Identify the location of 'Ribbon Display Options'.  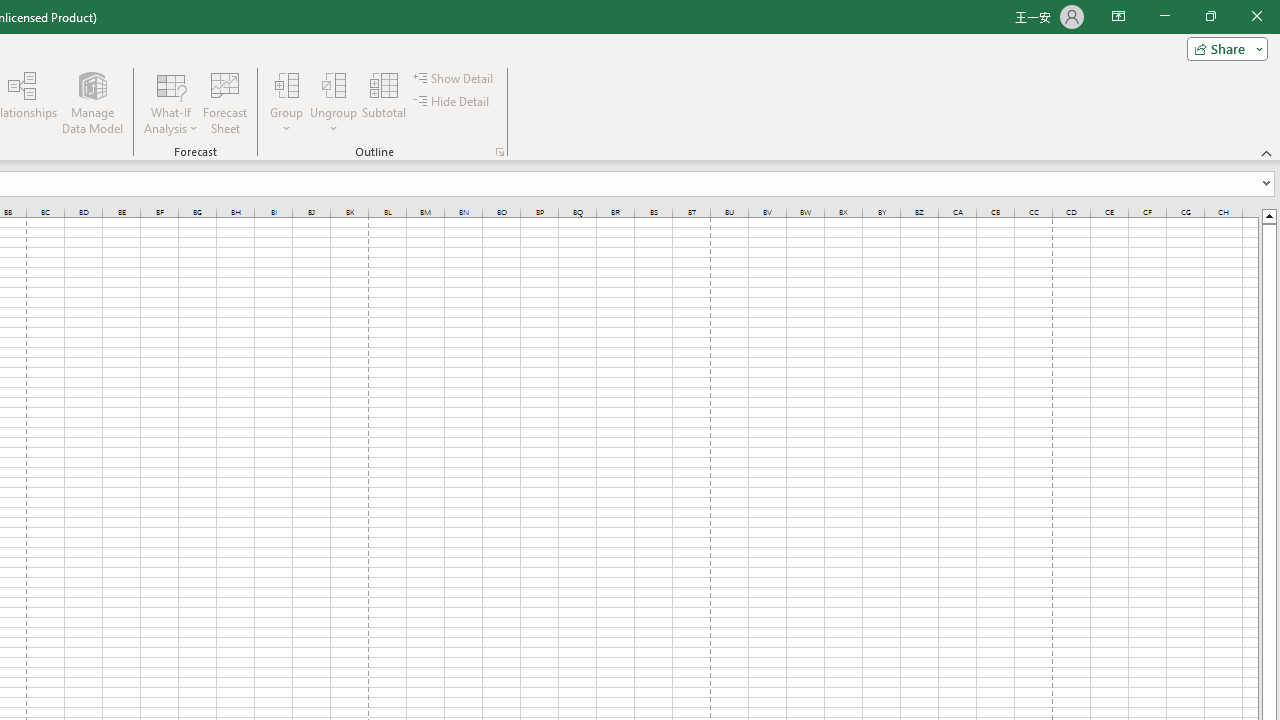
(1117, 16).